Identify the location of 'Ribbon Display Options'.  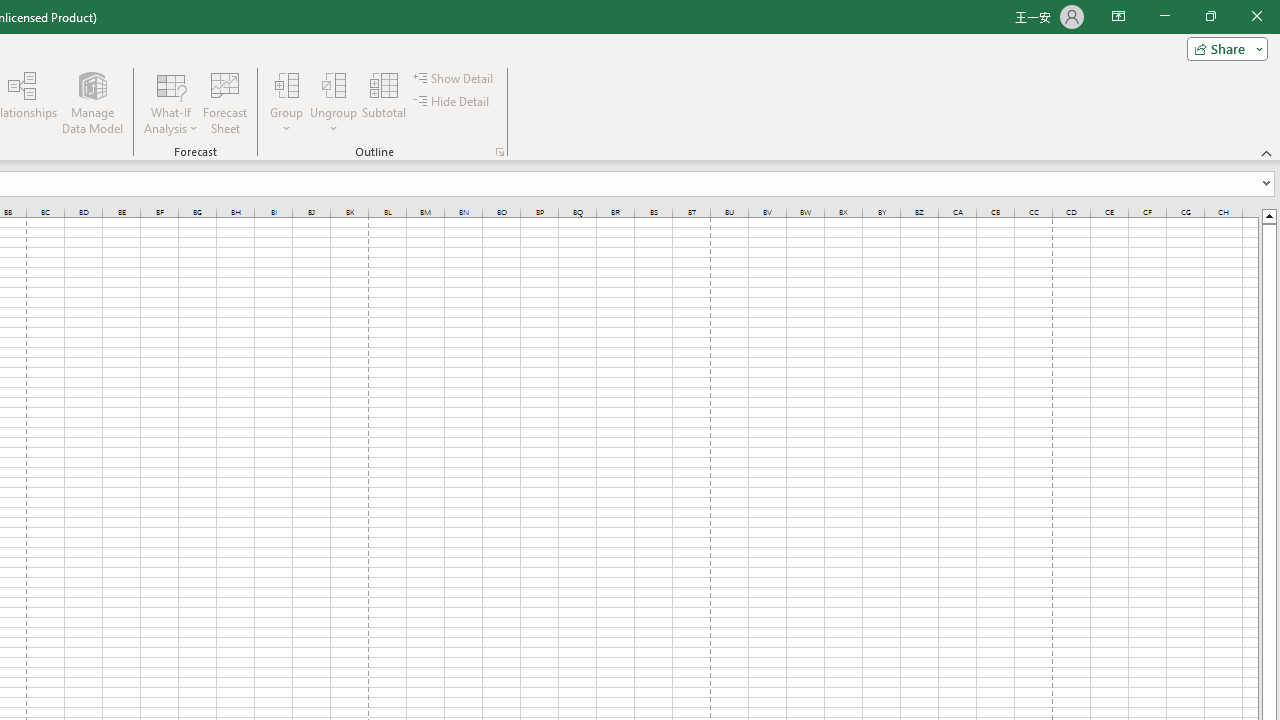
(1117, 16).